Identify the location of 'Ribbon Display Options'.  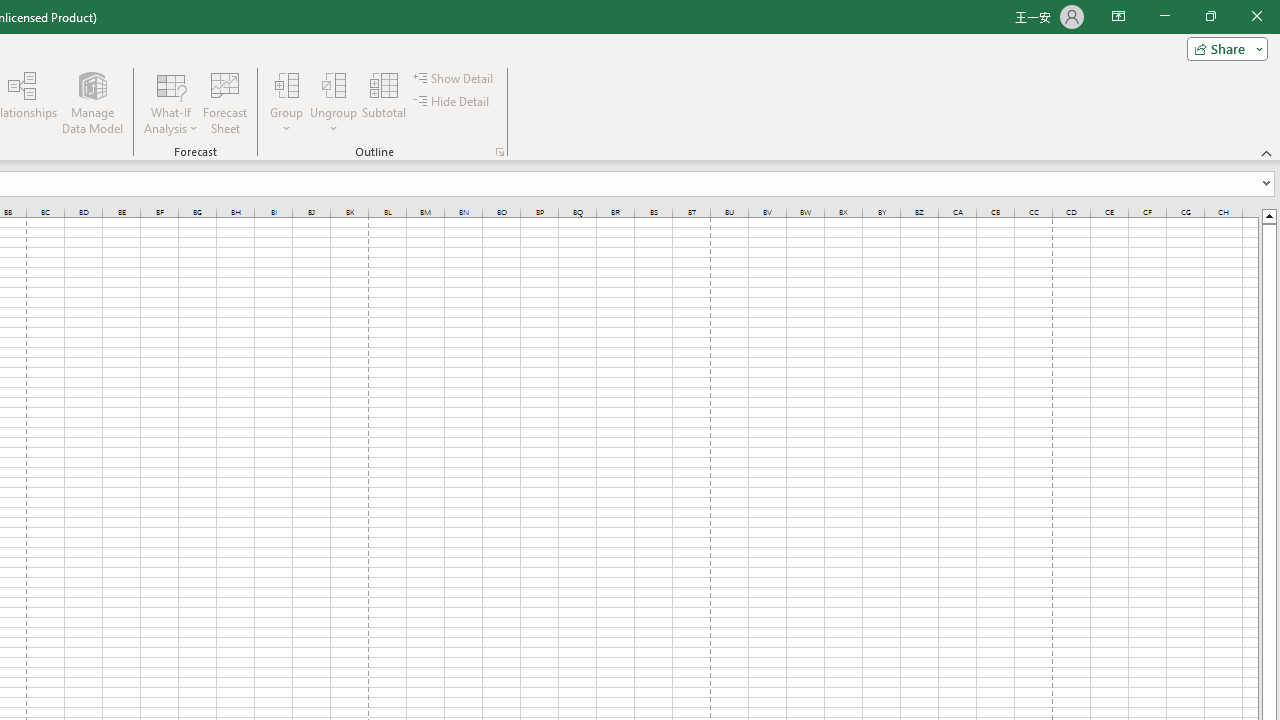
(1117, 16).